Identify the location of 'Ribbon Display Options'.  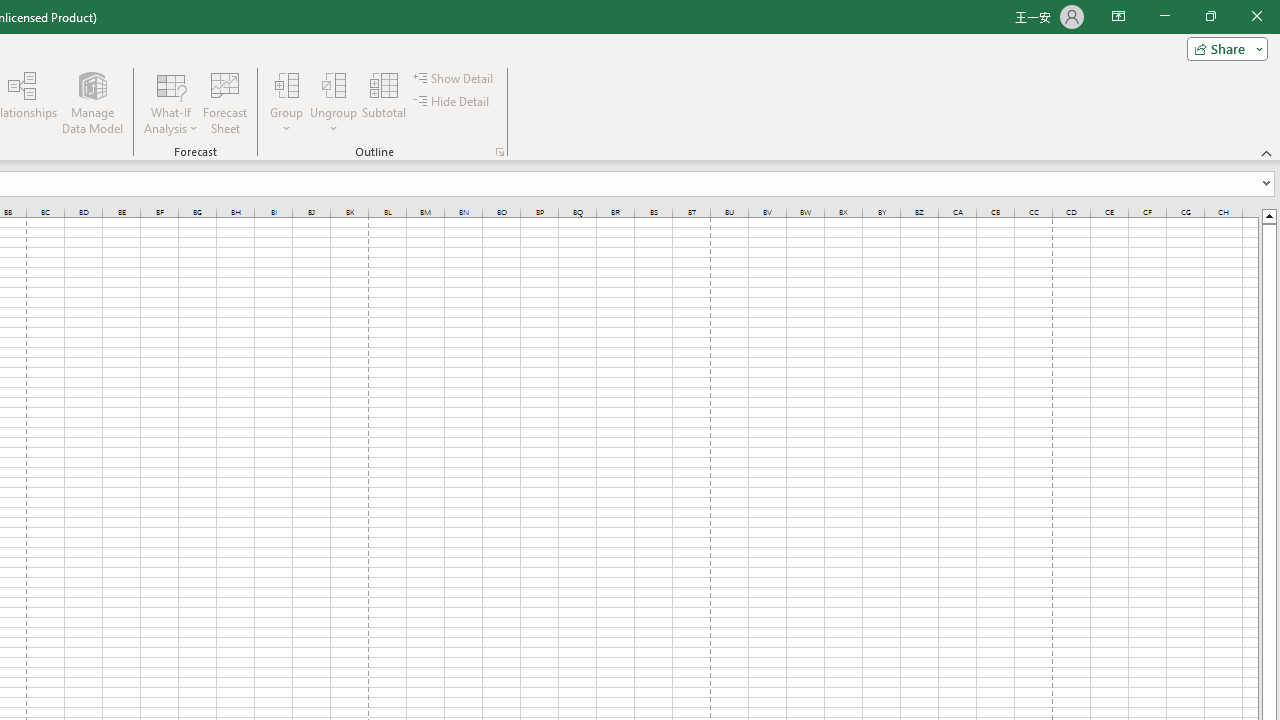
(1117, 16).